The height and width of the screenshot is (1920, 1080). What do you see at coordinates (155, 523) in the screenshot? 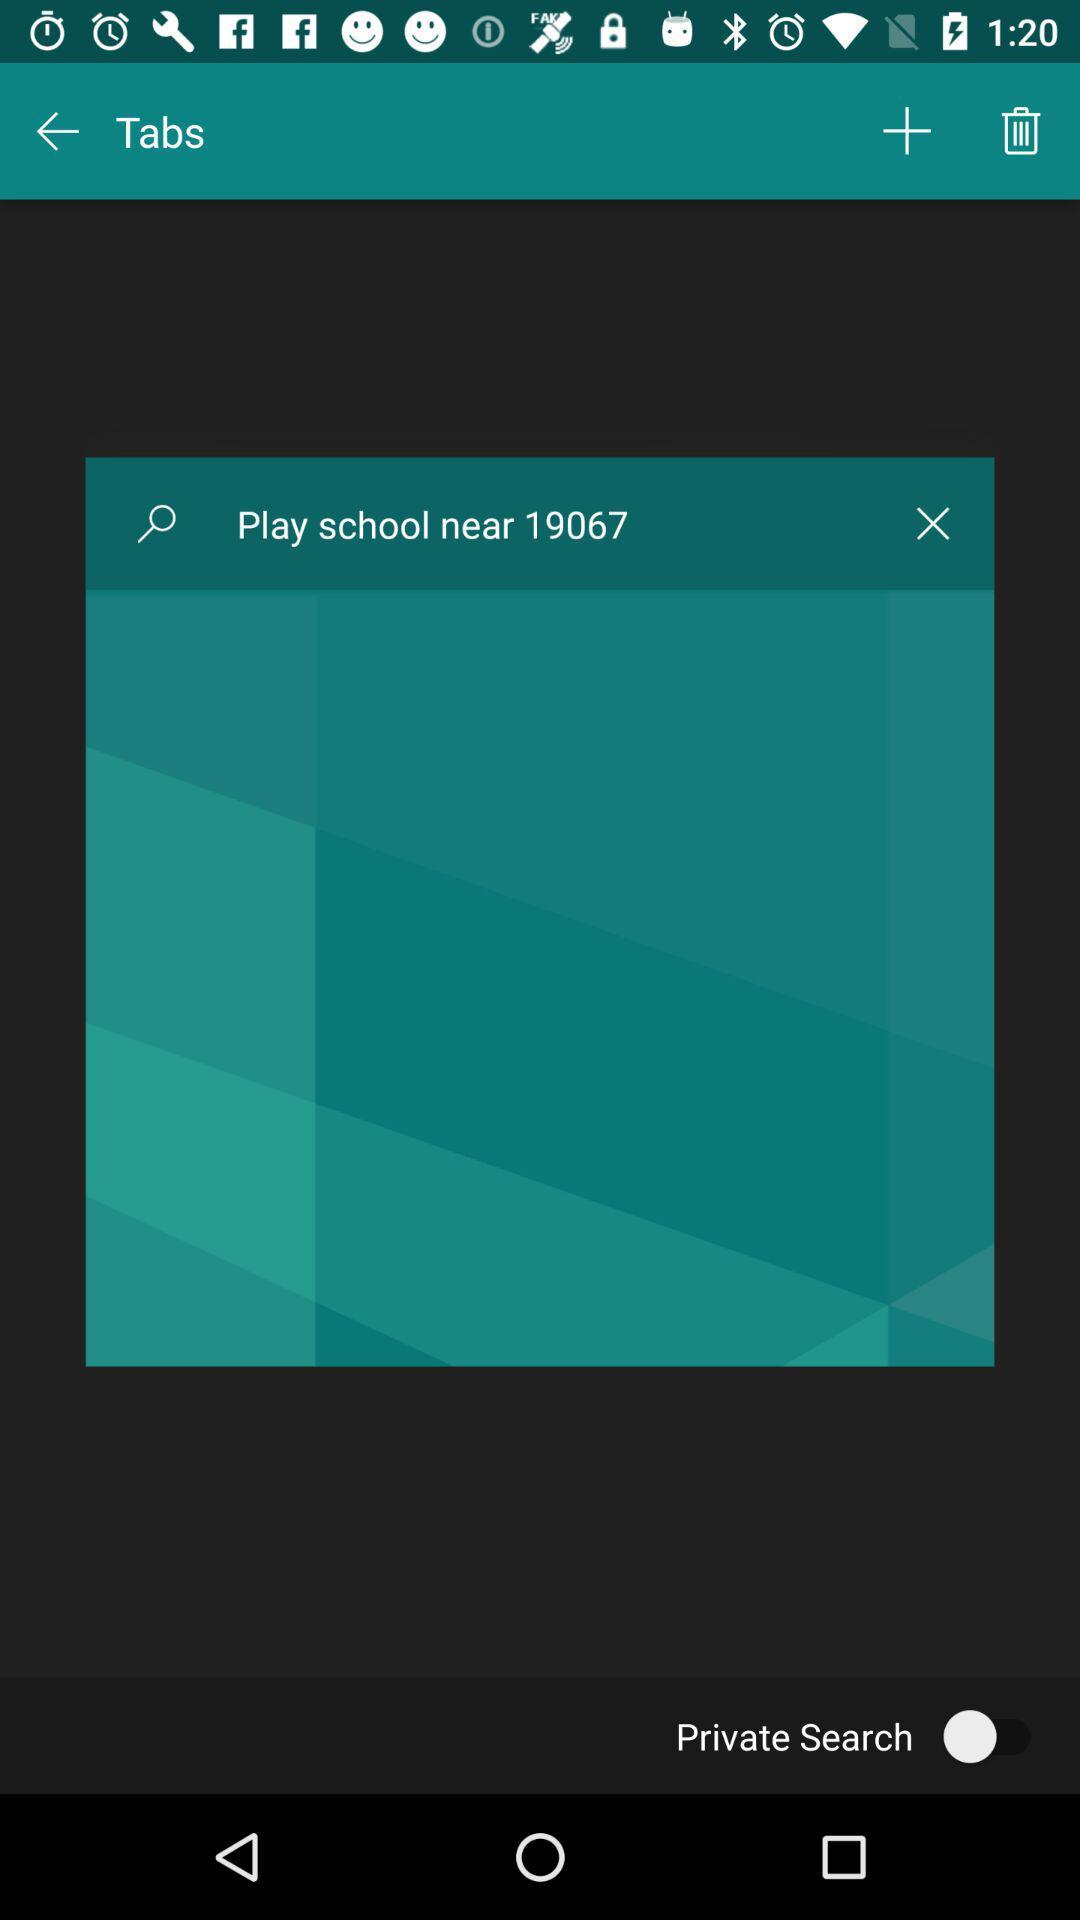
I see `icon next to play school near icon` at bounding box center [155, 523].